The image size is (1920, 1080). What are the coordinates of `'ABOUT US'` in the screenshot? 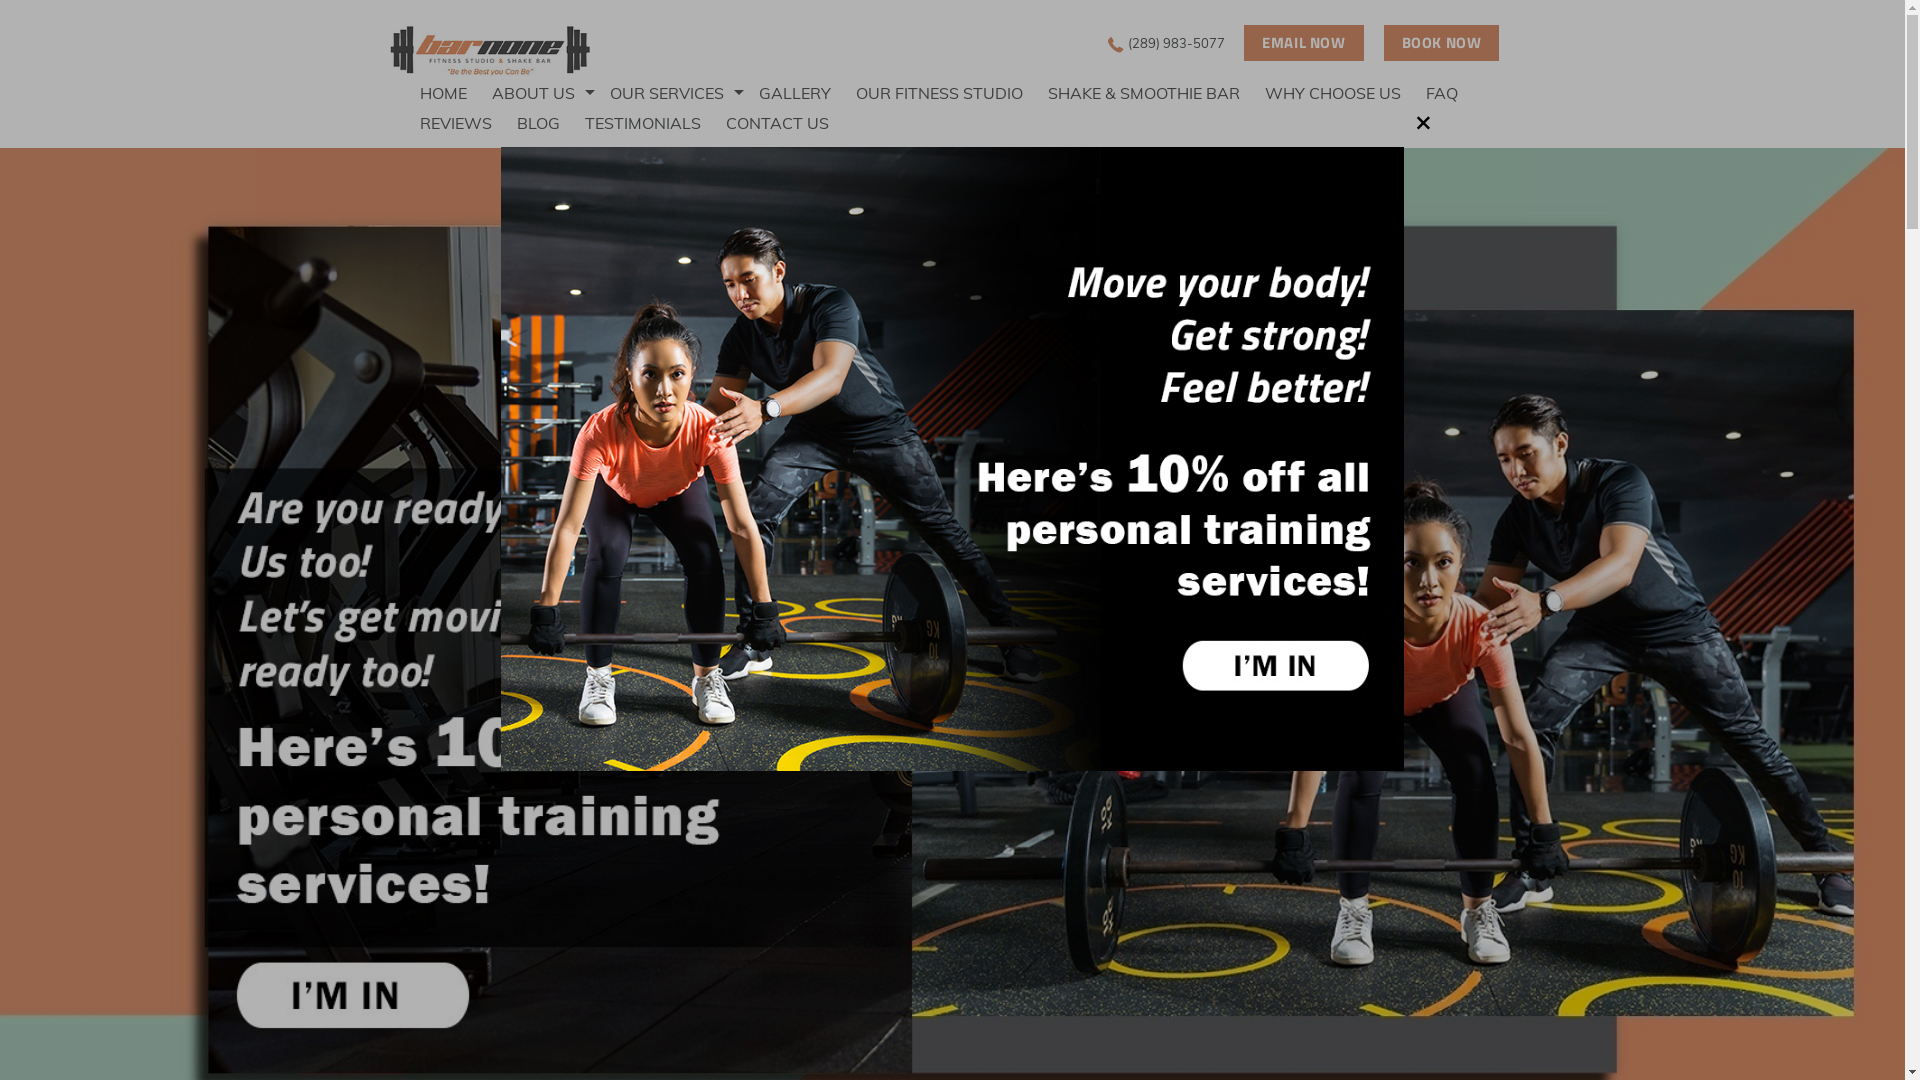 It's located at (551, 92).